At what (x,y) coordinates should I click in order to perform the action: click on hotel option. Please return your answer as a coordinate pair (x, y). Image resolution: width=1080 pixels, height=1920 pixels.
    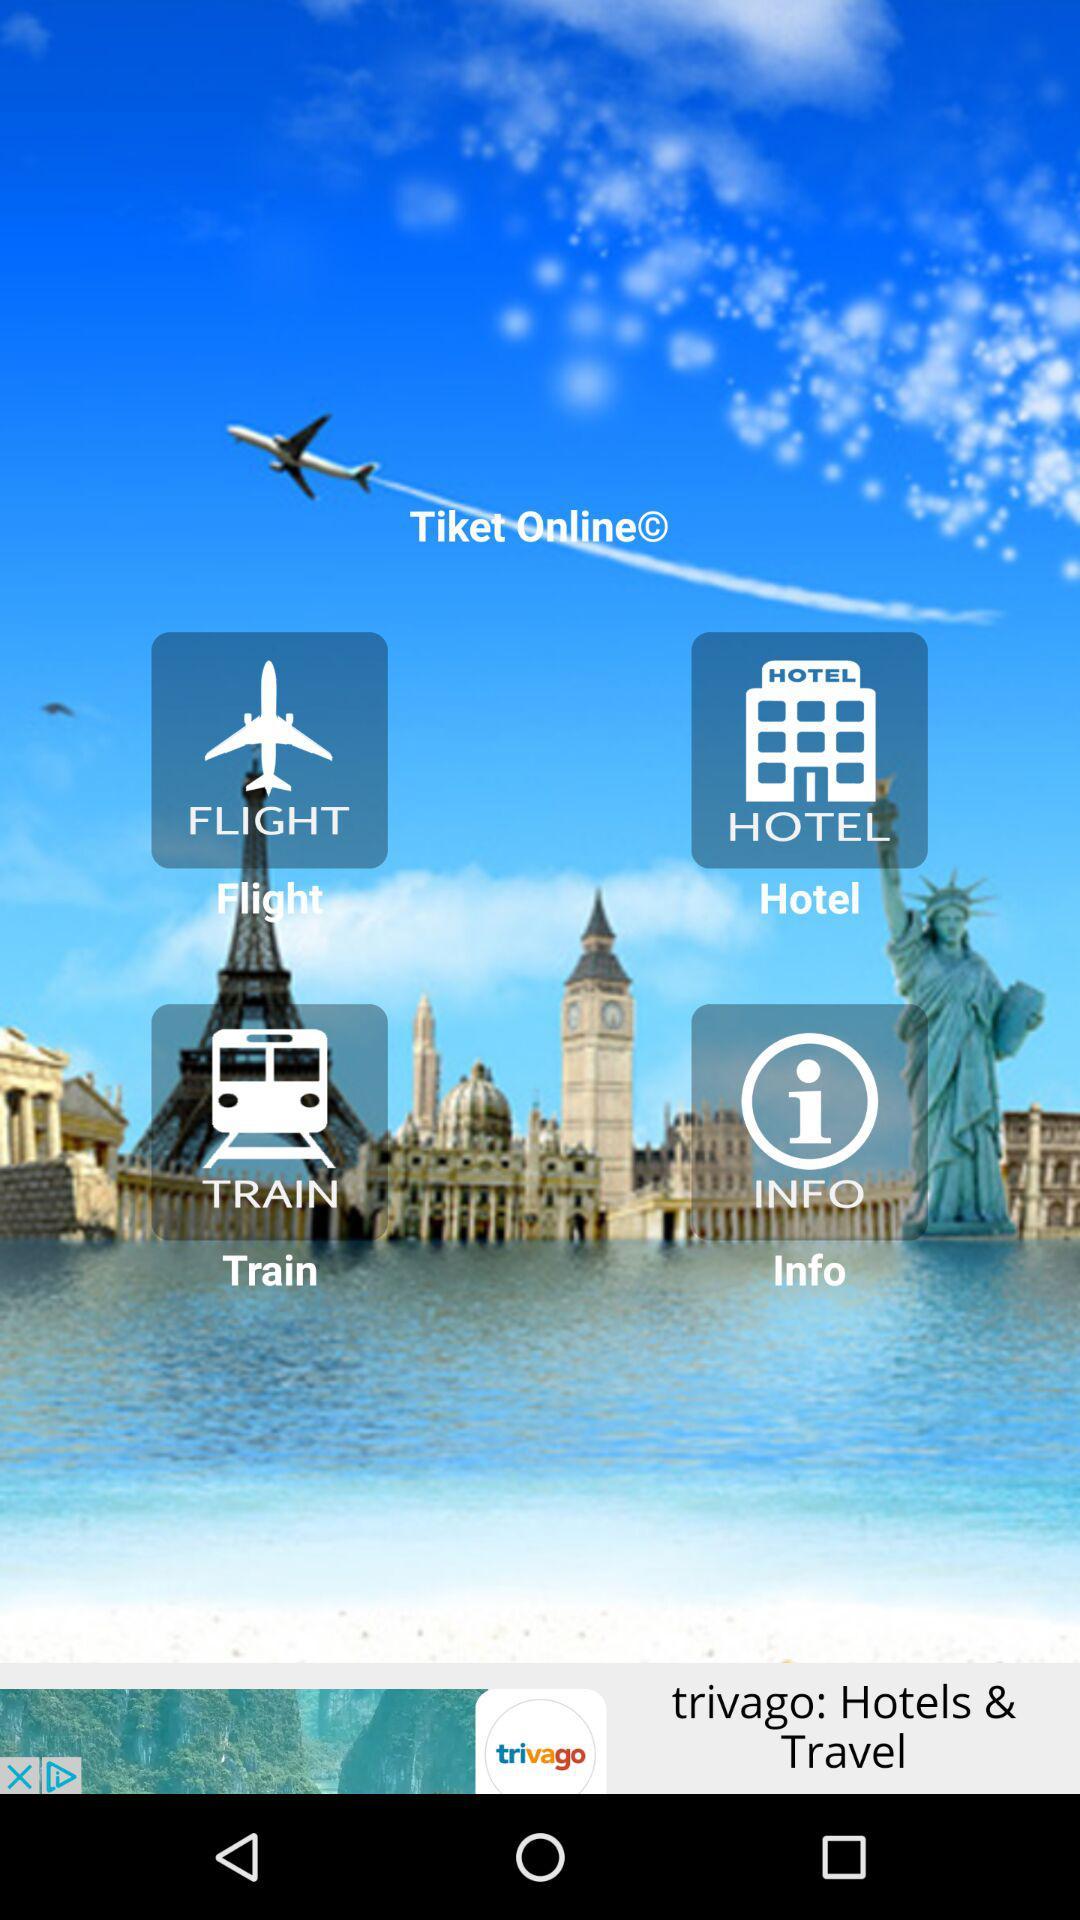
    Looking at the image, I should click on (808, 749).